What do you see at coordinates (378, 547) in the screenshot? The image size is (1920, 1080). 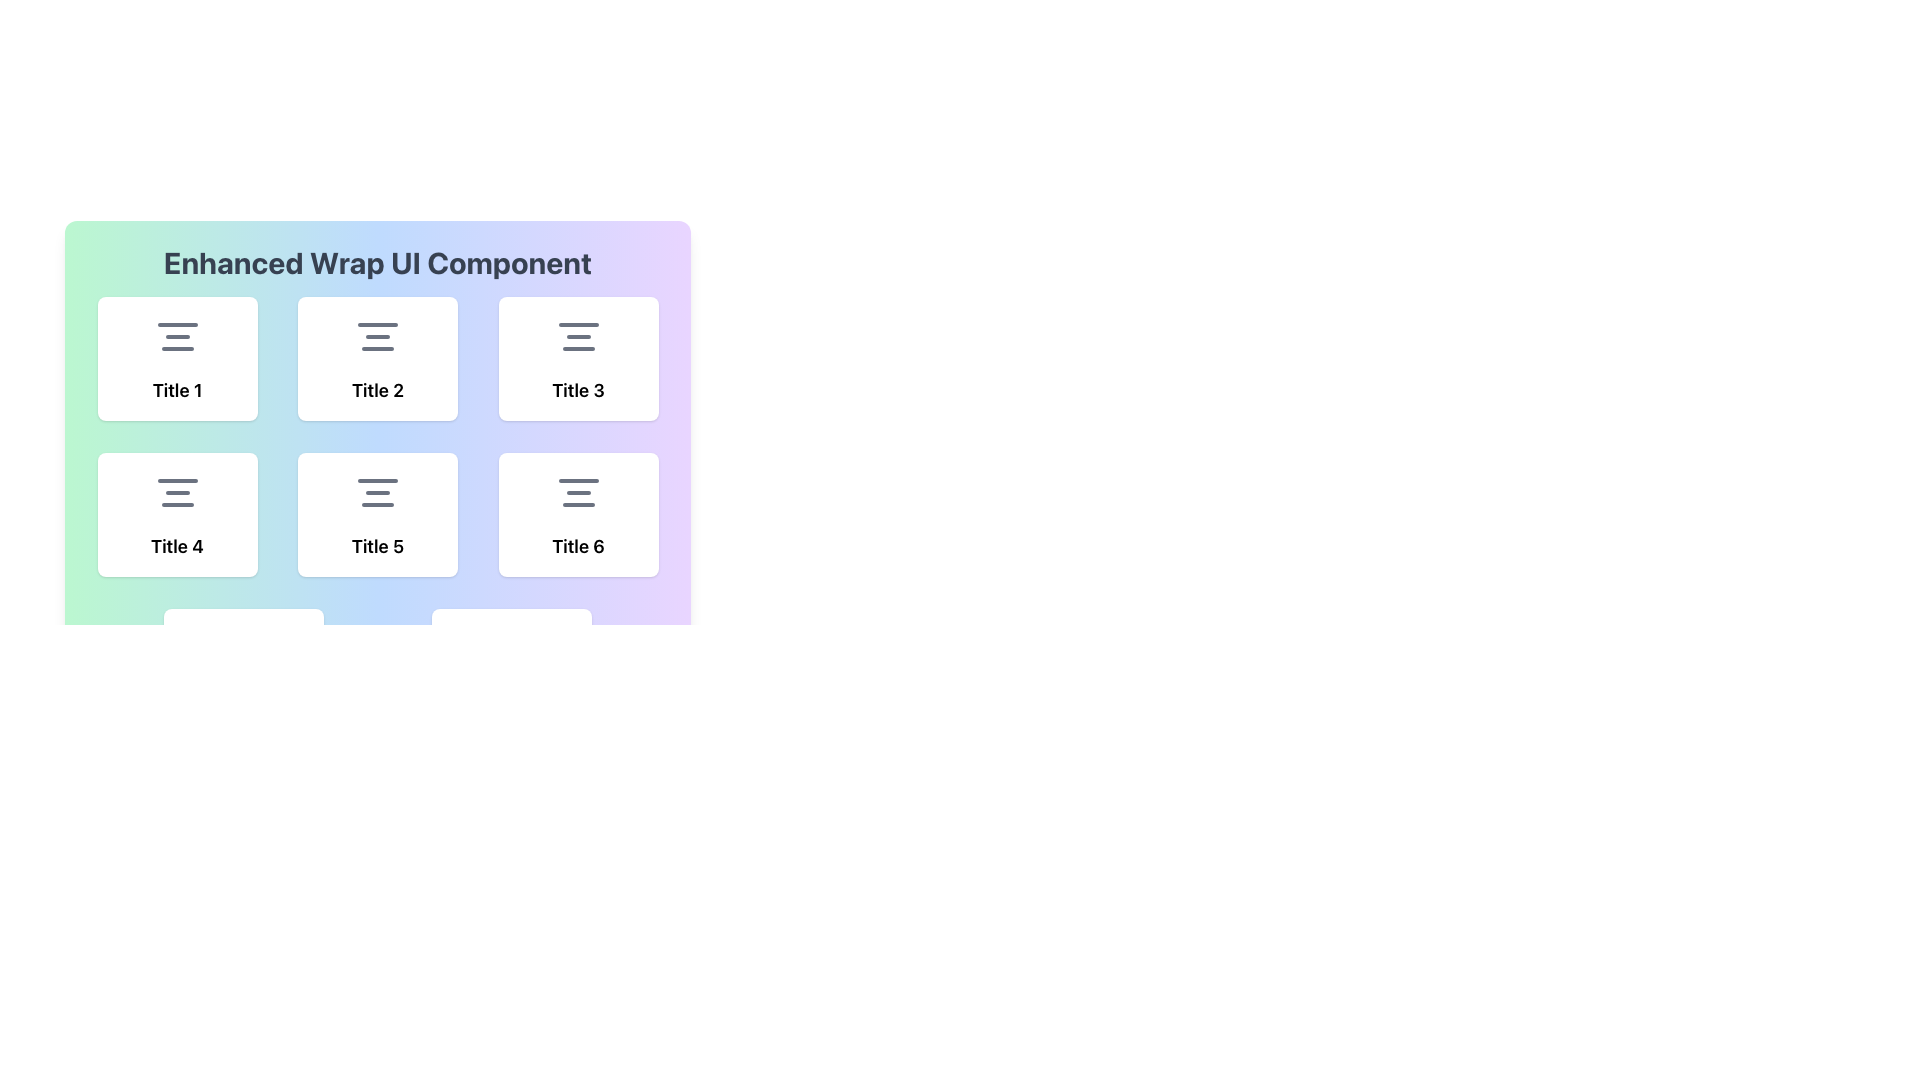 I see `the descriptive label located in the lower row and middle column of the 2x3 grid layout` at bounding box center [378, 547].